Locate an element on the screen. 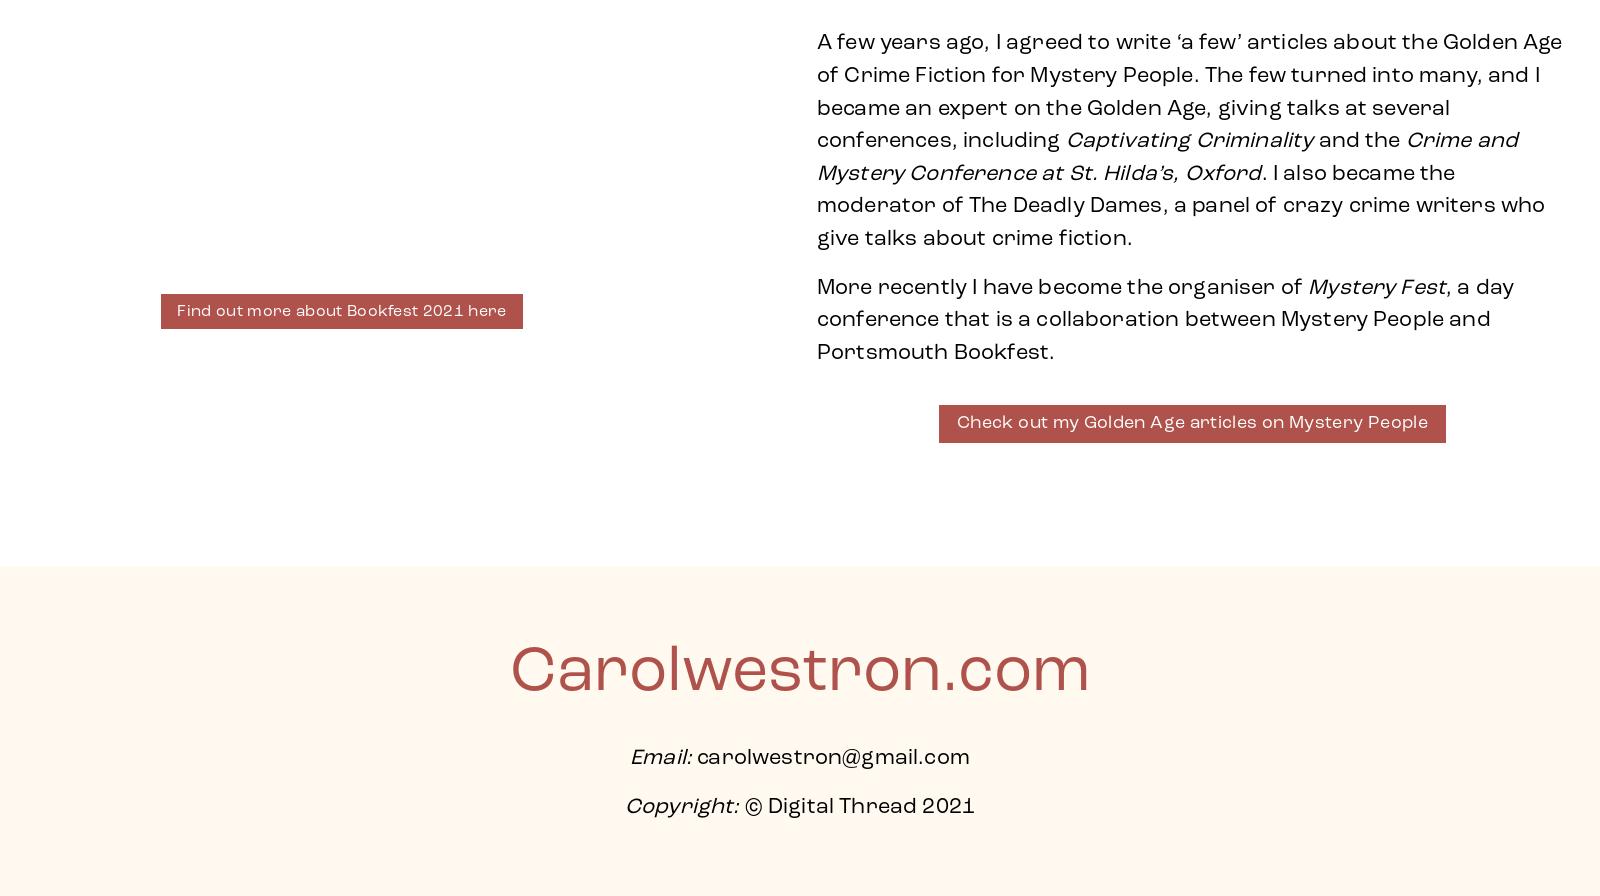 The image size is (1600, 896). 'Mystery Fest' is located at coordinates (1307, 287).